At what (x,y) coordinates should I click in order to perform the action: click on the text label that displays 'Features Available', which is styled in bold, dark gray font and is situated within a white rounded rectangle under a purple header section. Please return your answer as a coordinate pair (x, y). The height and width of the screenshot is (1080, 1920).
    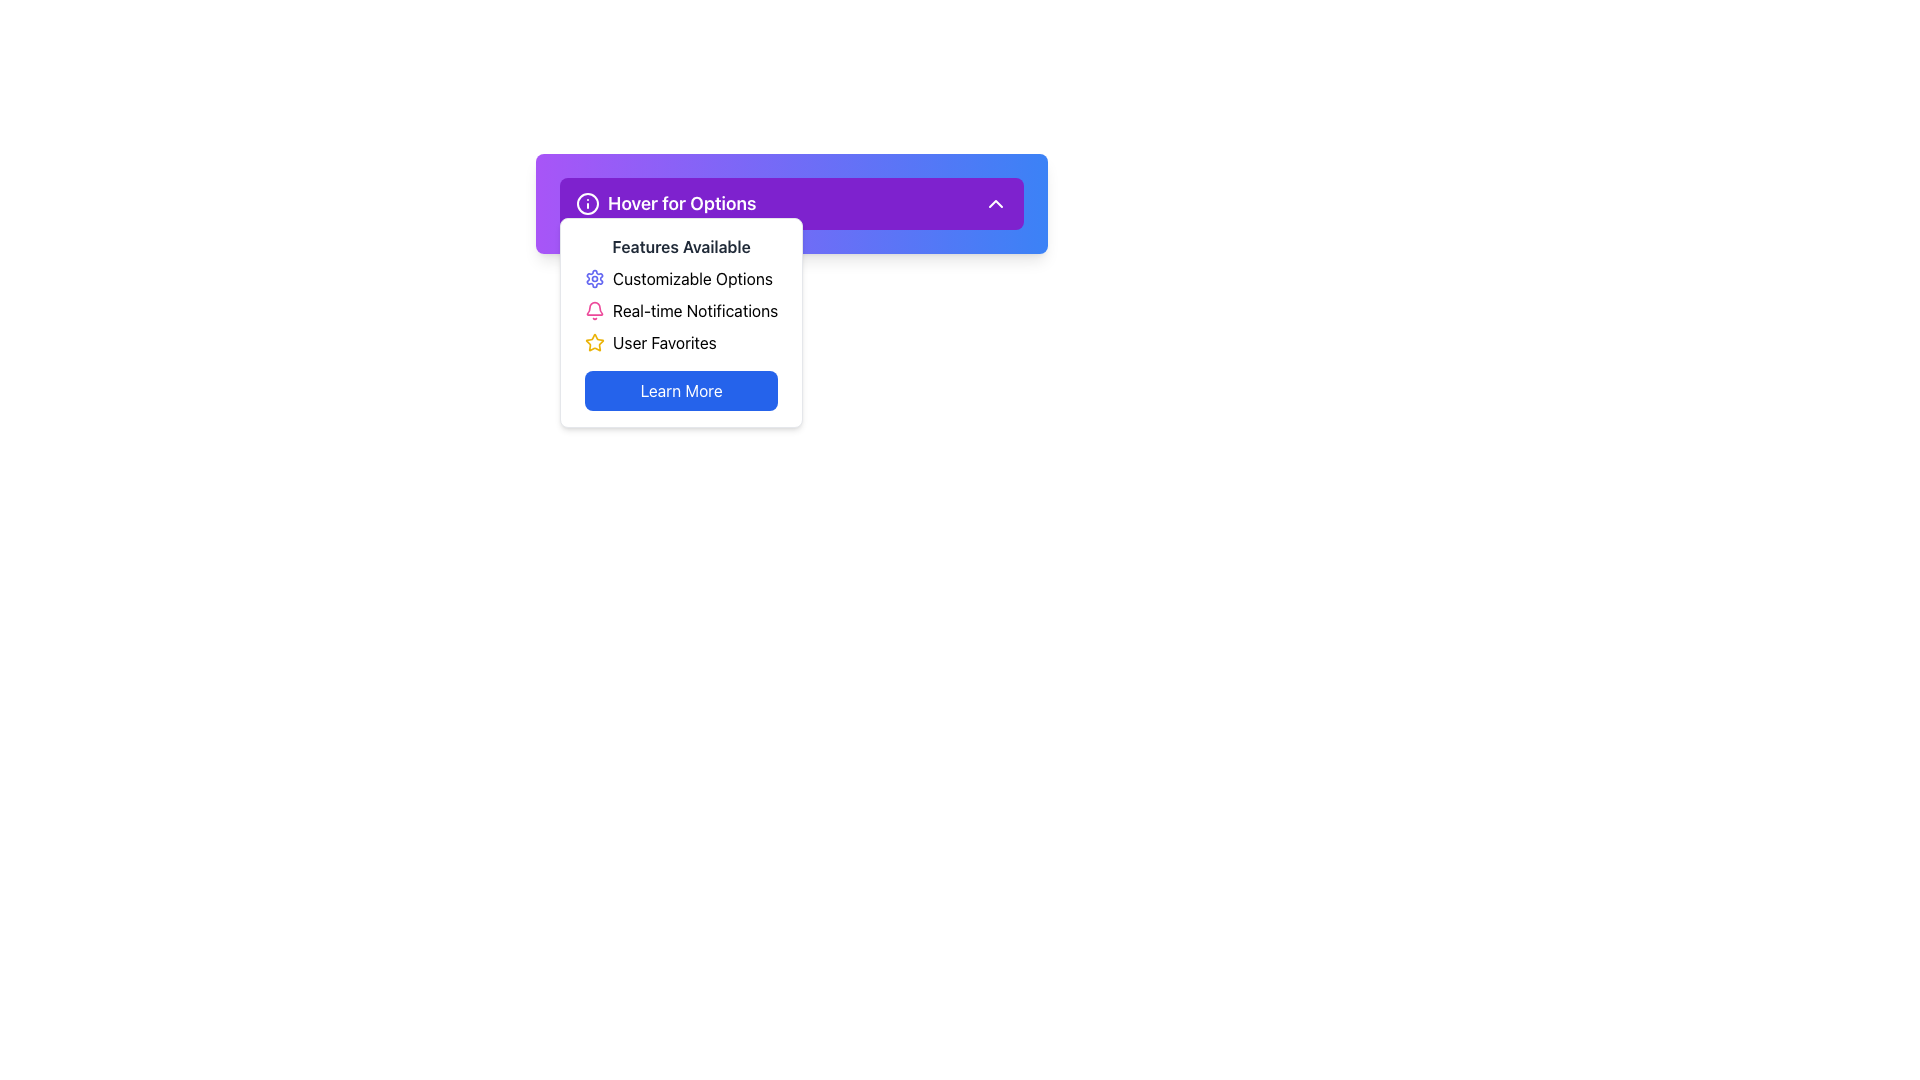
    Looking at the image, I should click on (681, 245).